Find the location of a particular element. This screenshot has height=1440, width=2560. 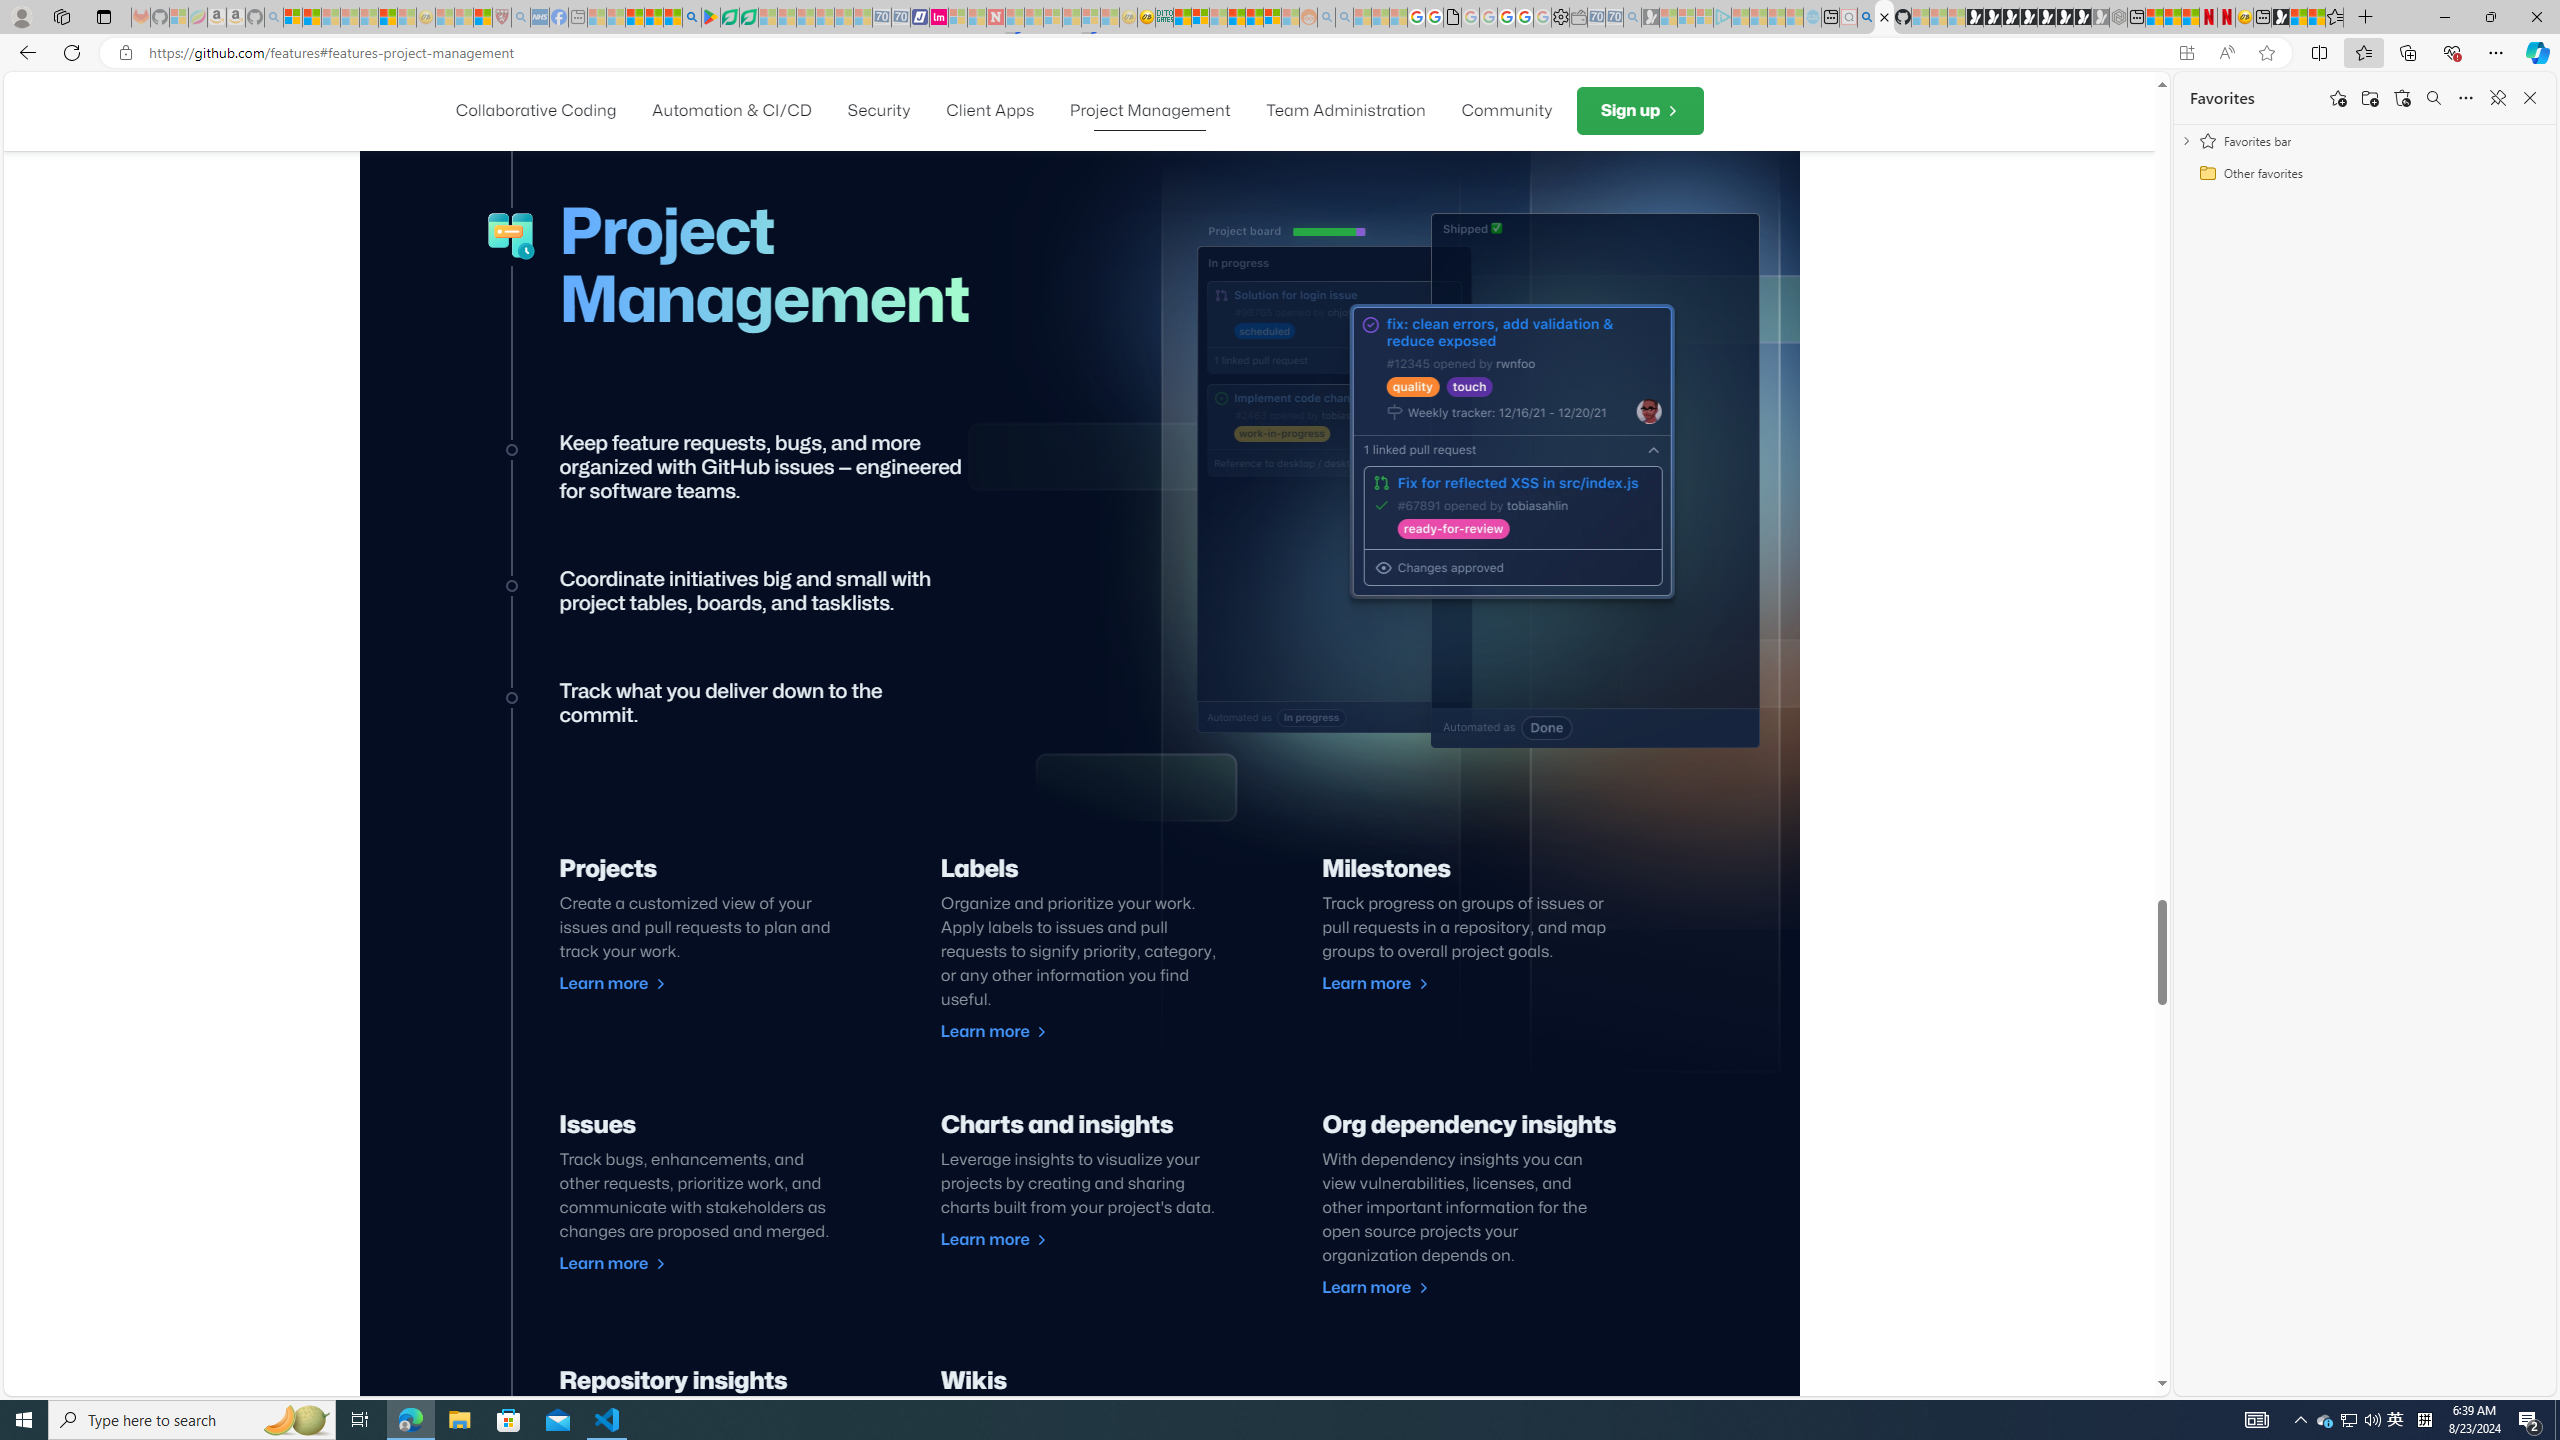

'google_privacy_policy_zh-CN.pdf' is located at coordinates (1451, 16).